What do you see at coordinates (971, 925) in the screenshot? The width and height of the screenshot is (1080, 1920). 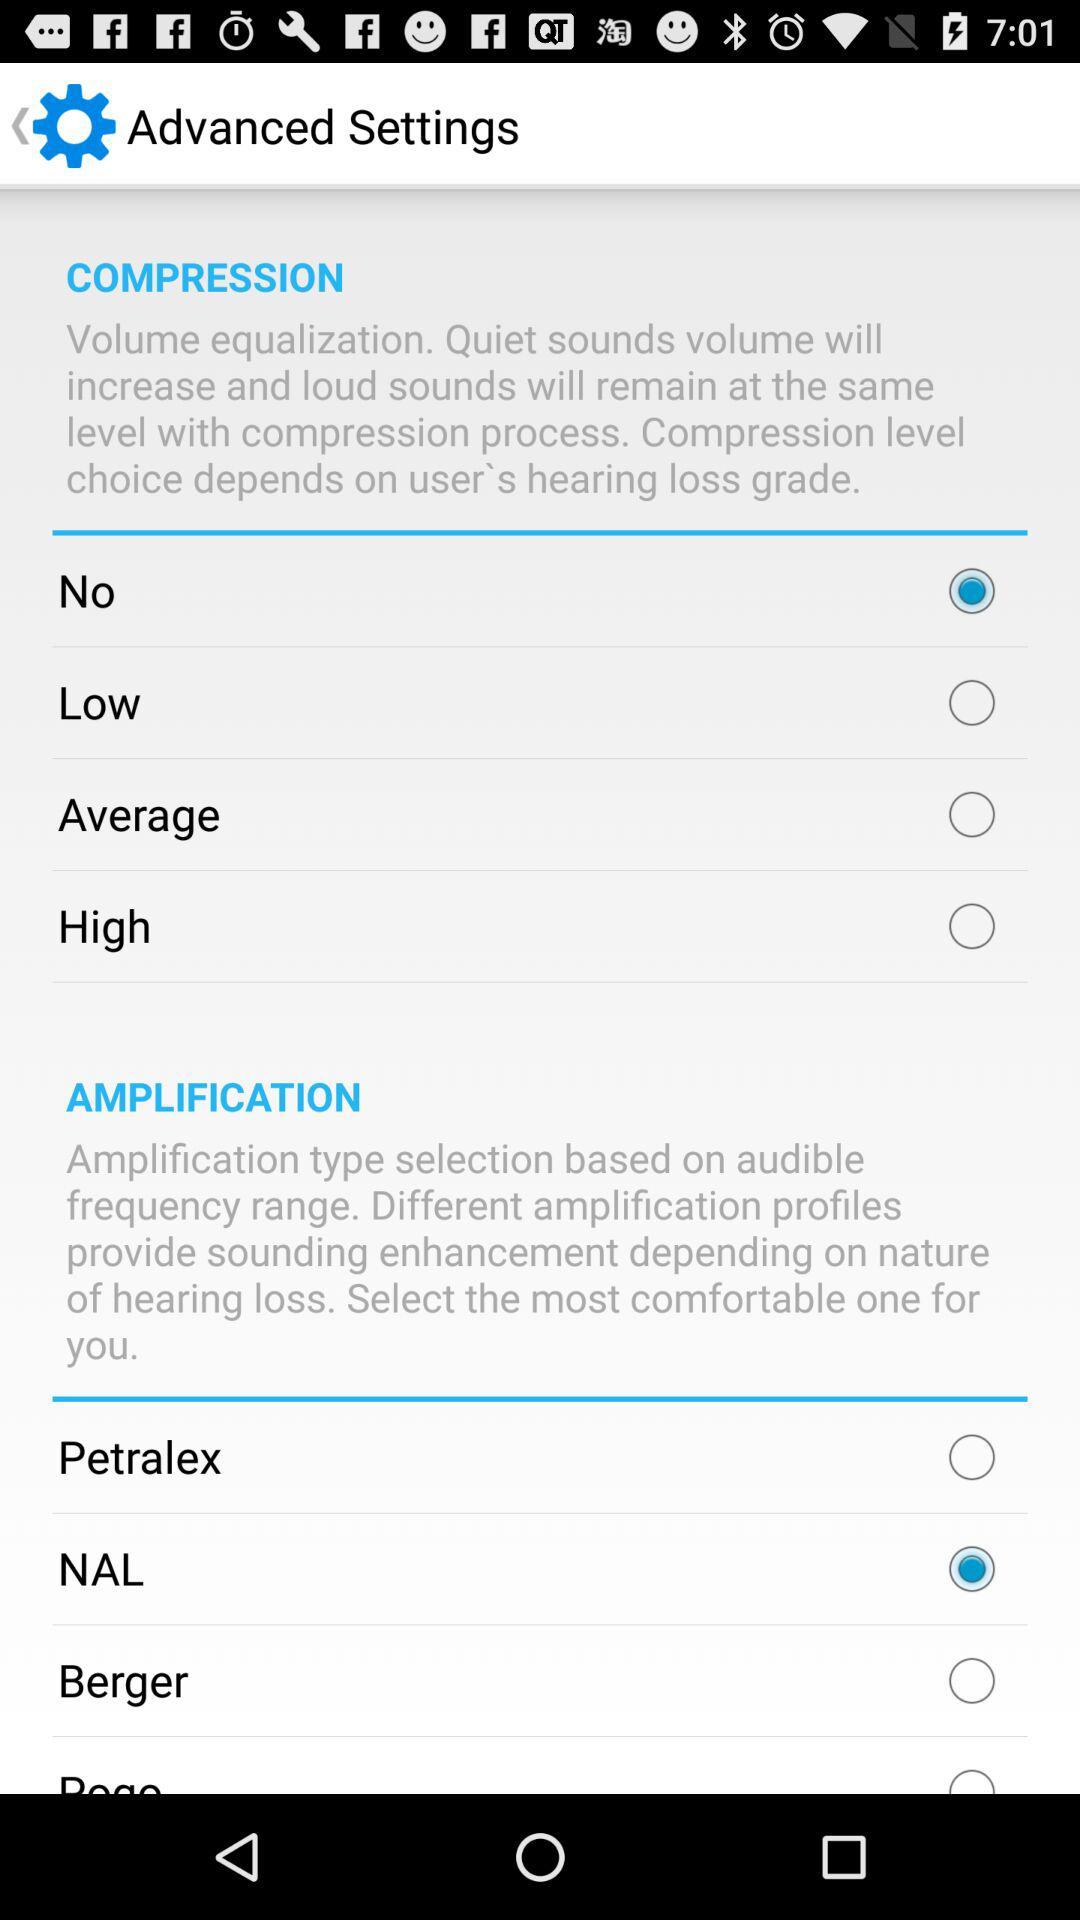 I see `high option` at bounding box center [971, 925].